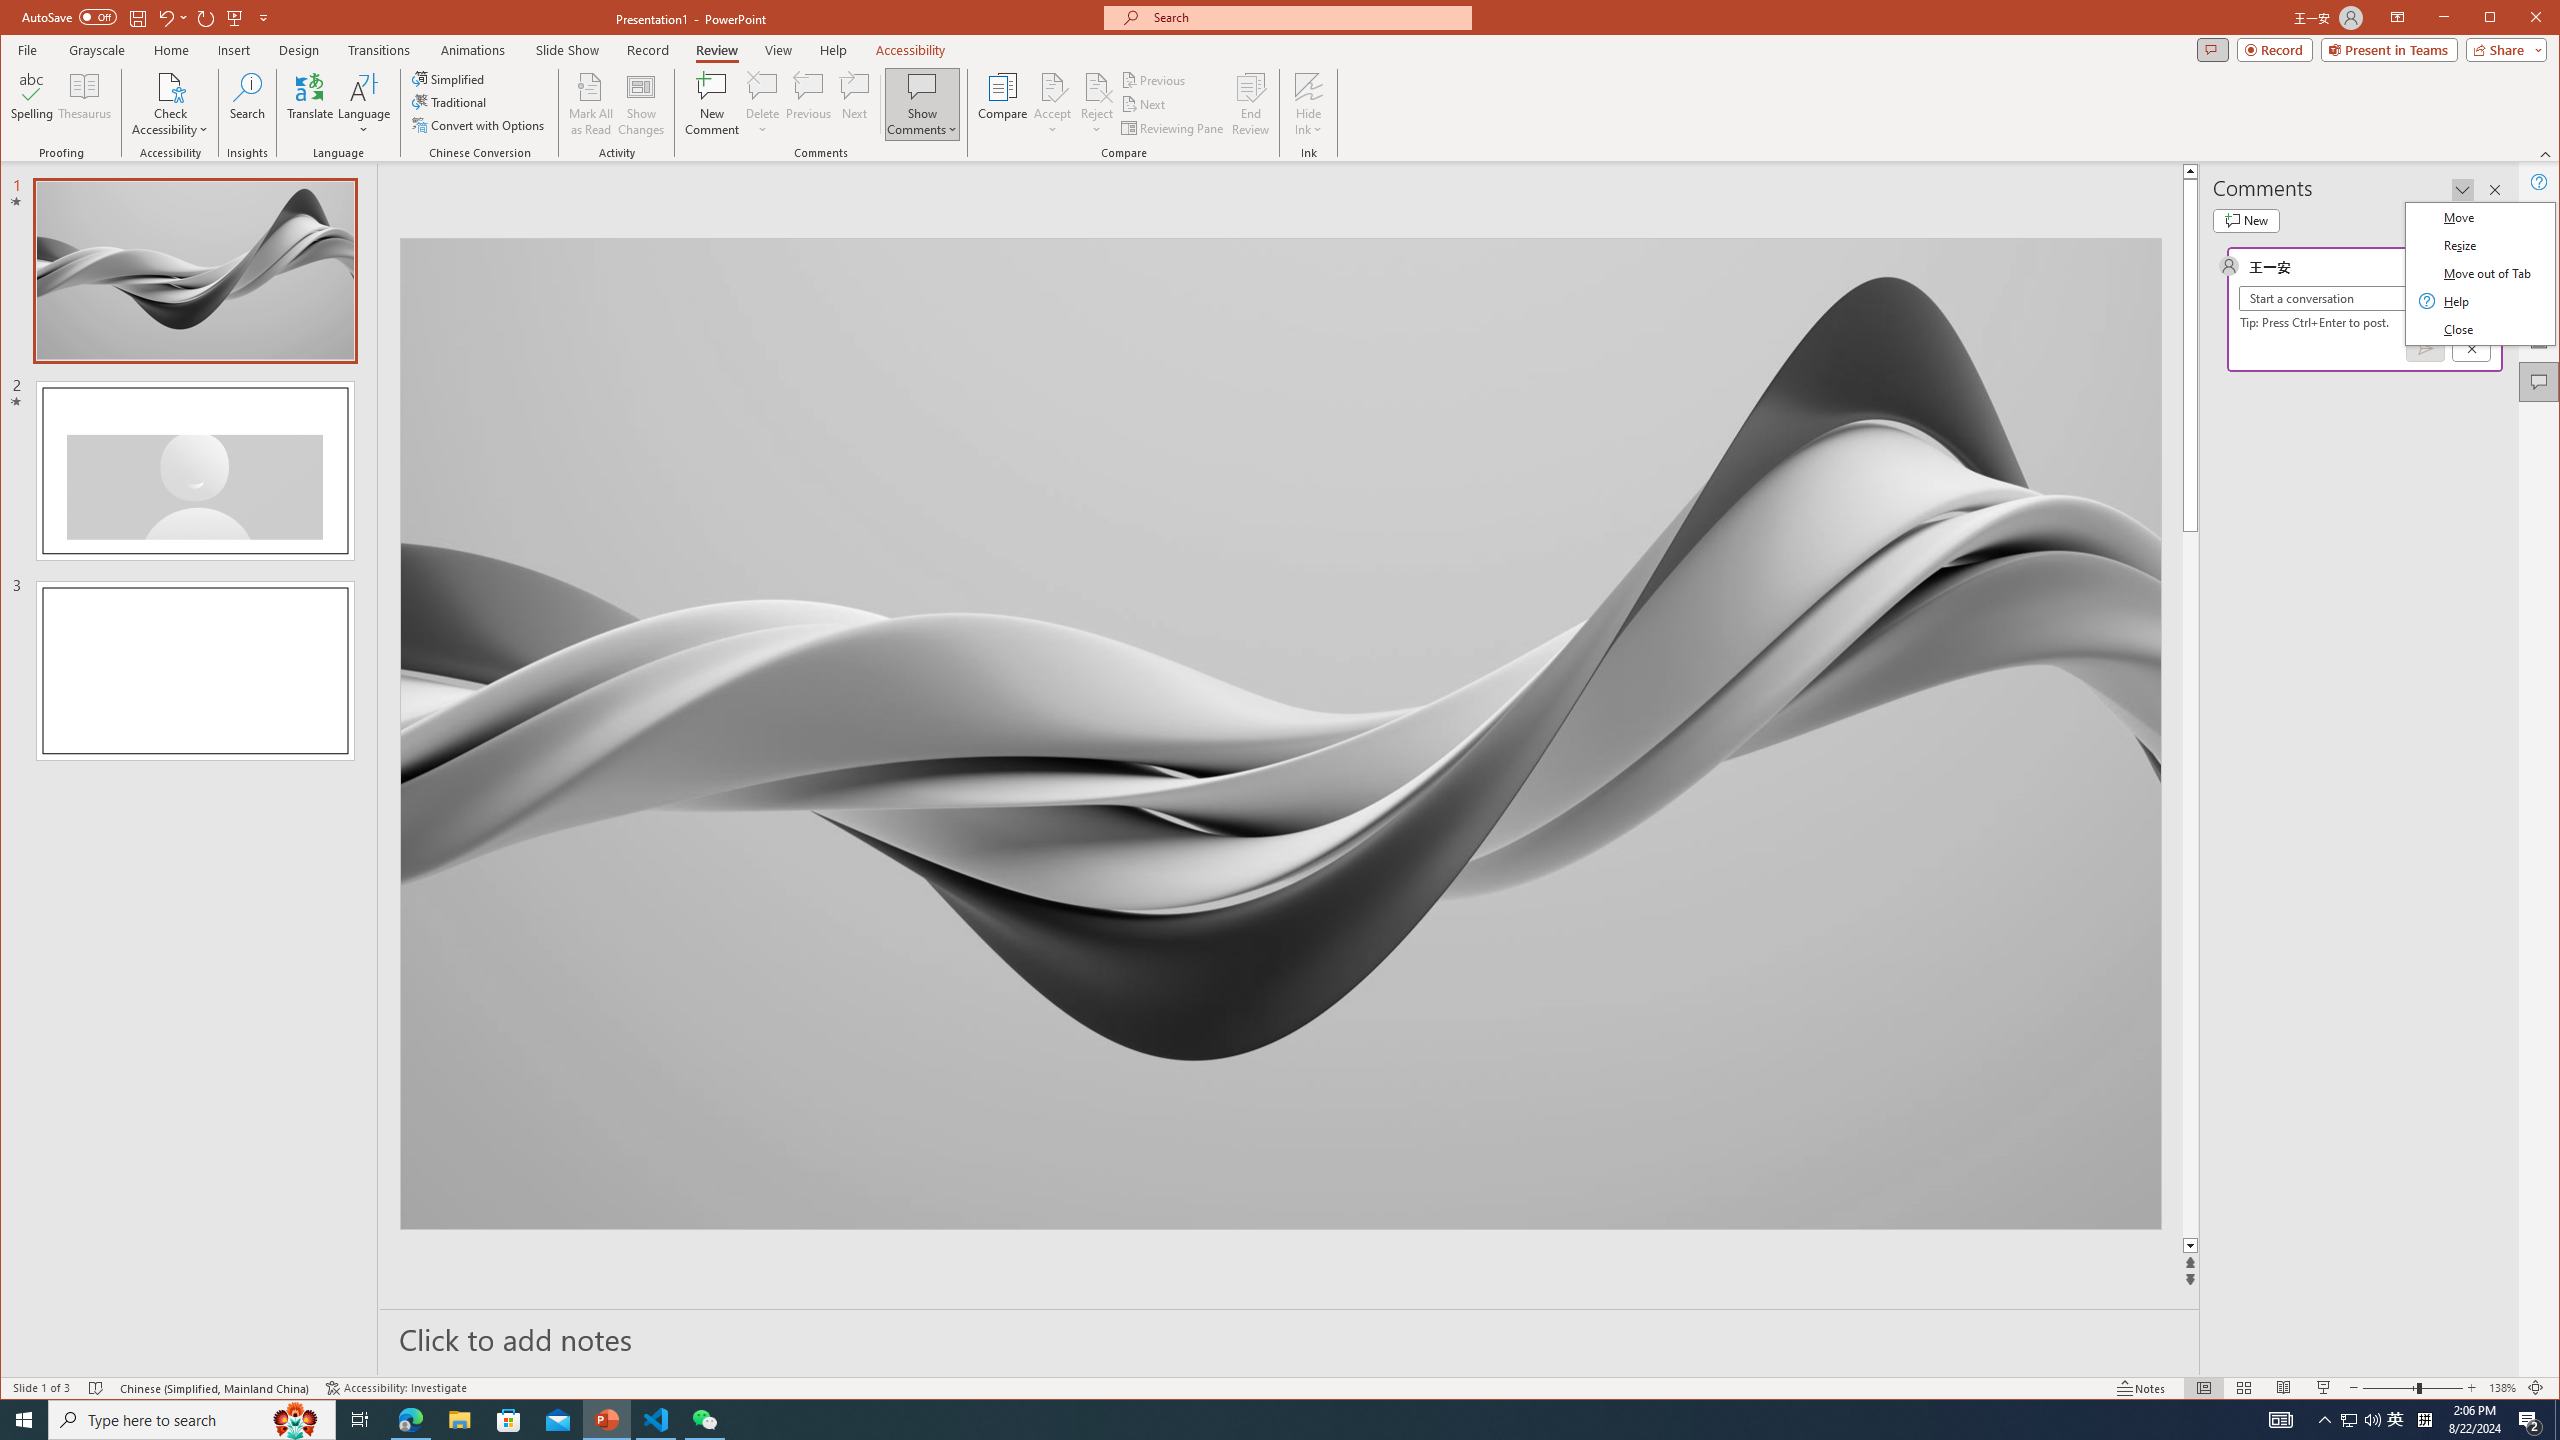  I want to click on 'Maximize', so click(2519, 19).